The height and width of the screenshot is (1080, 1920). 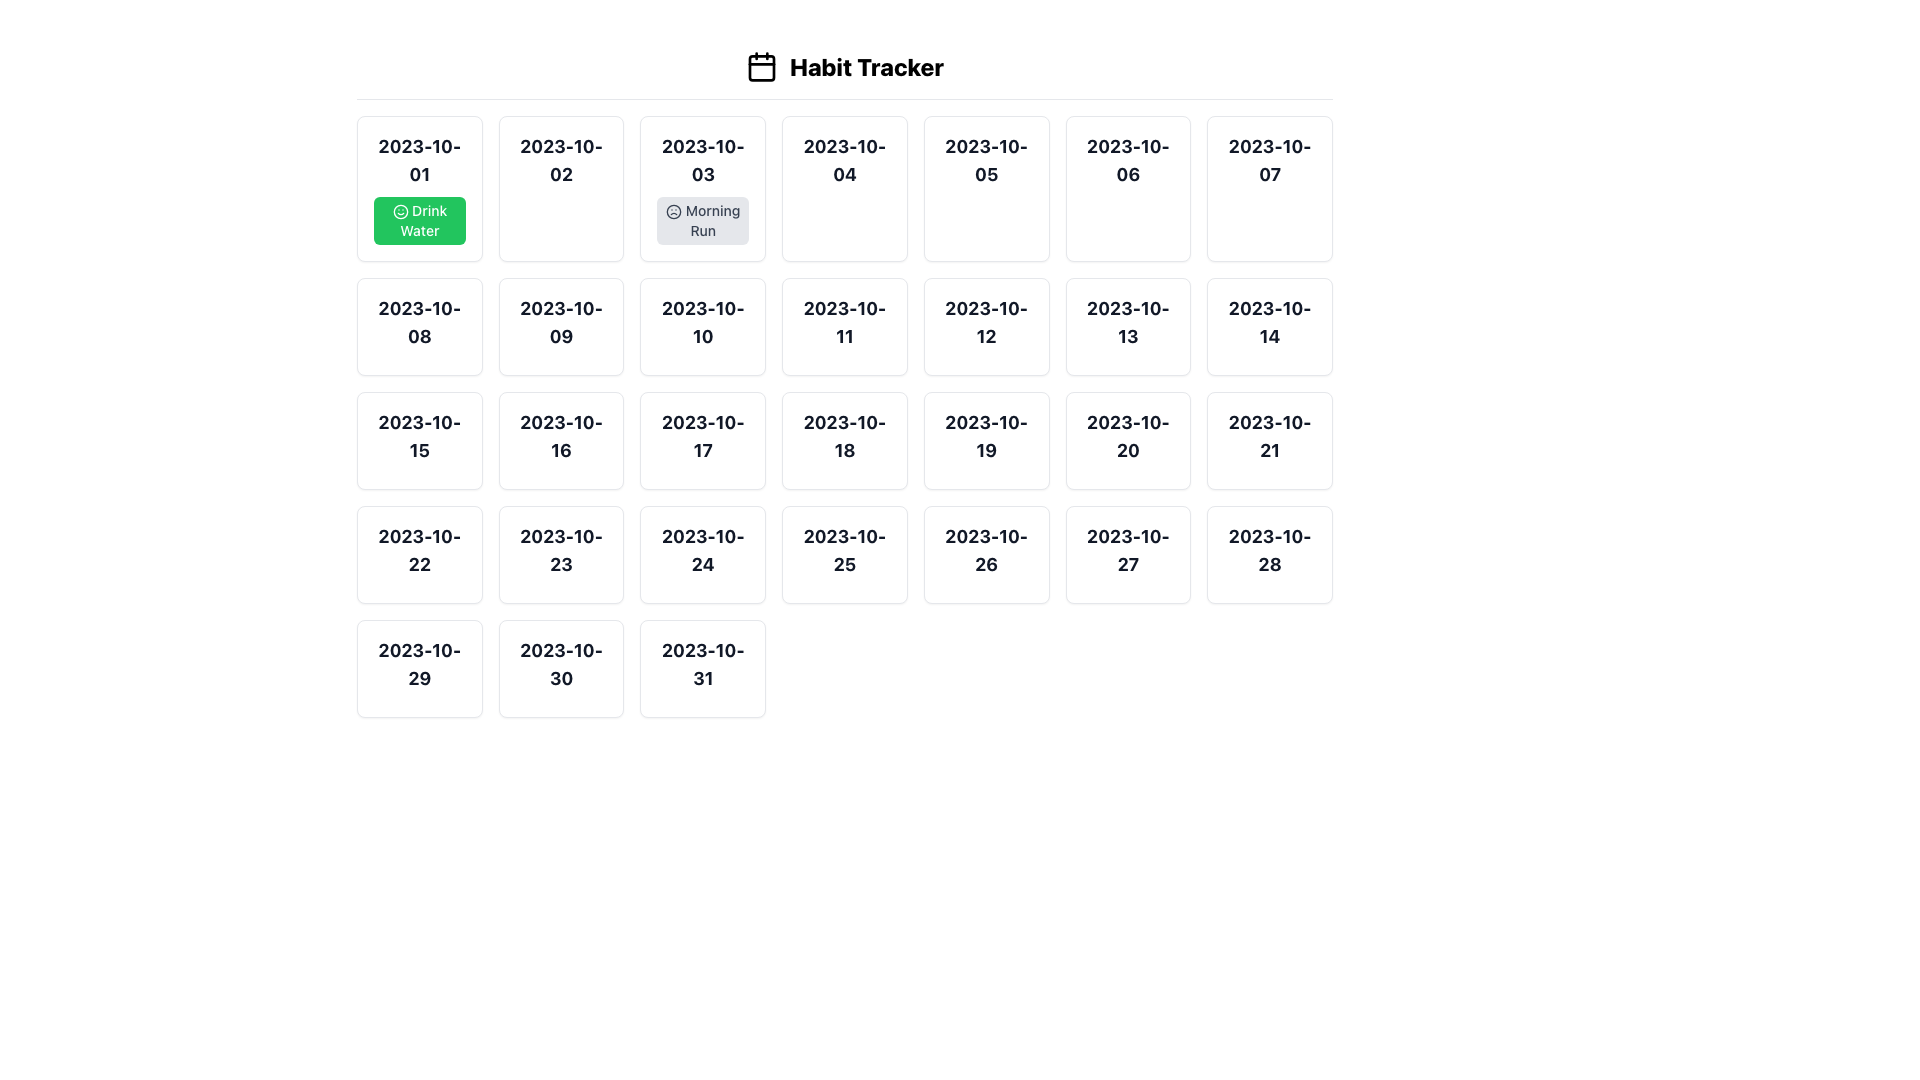 I want to click on the Calendar date card displaying the date '2023-10-24' in large bold gray font, located in the fourth row and third column of the calendar grid, so click(x=703, y=555).